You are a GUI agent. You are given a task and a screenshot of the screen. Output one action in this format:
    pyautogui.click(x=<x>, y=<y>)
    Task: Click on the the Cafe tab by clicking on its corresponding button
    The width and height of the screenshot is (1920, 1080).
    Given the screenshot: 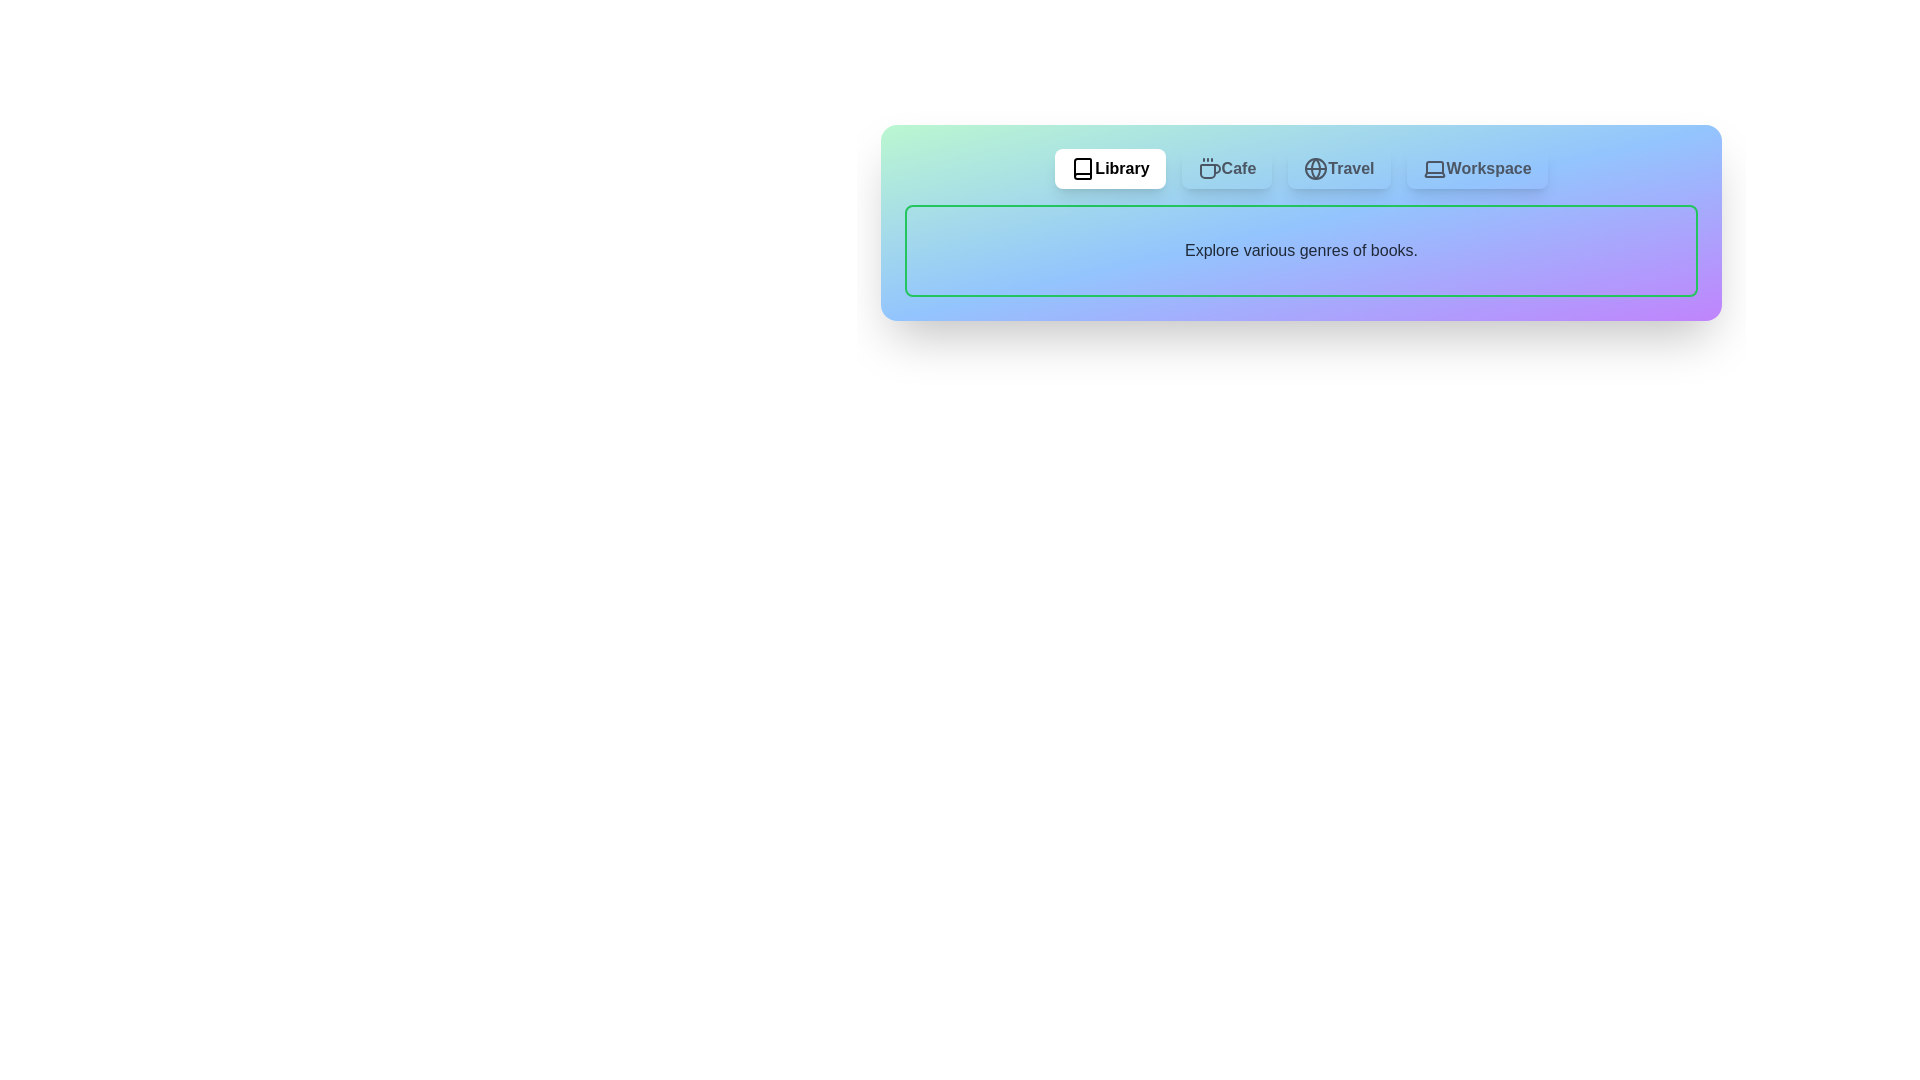 What is the action you would take?
    pyautogui.click(x=1225, y=168)
    